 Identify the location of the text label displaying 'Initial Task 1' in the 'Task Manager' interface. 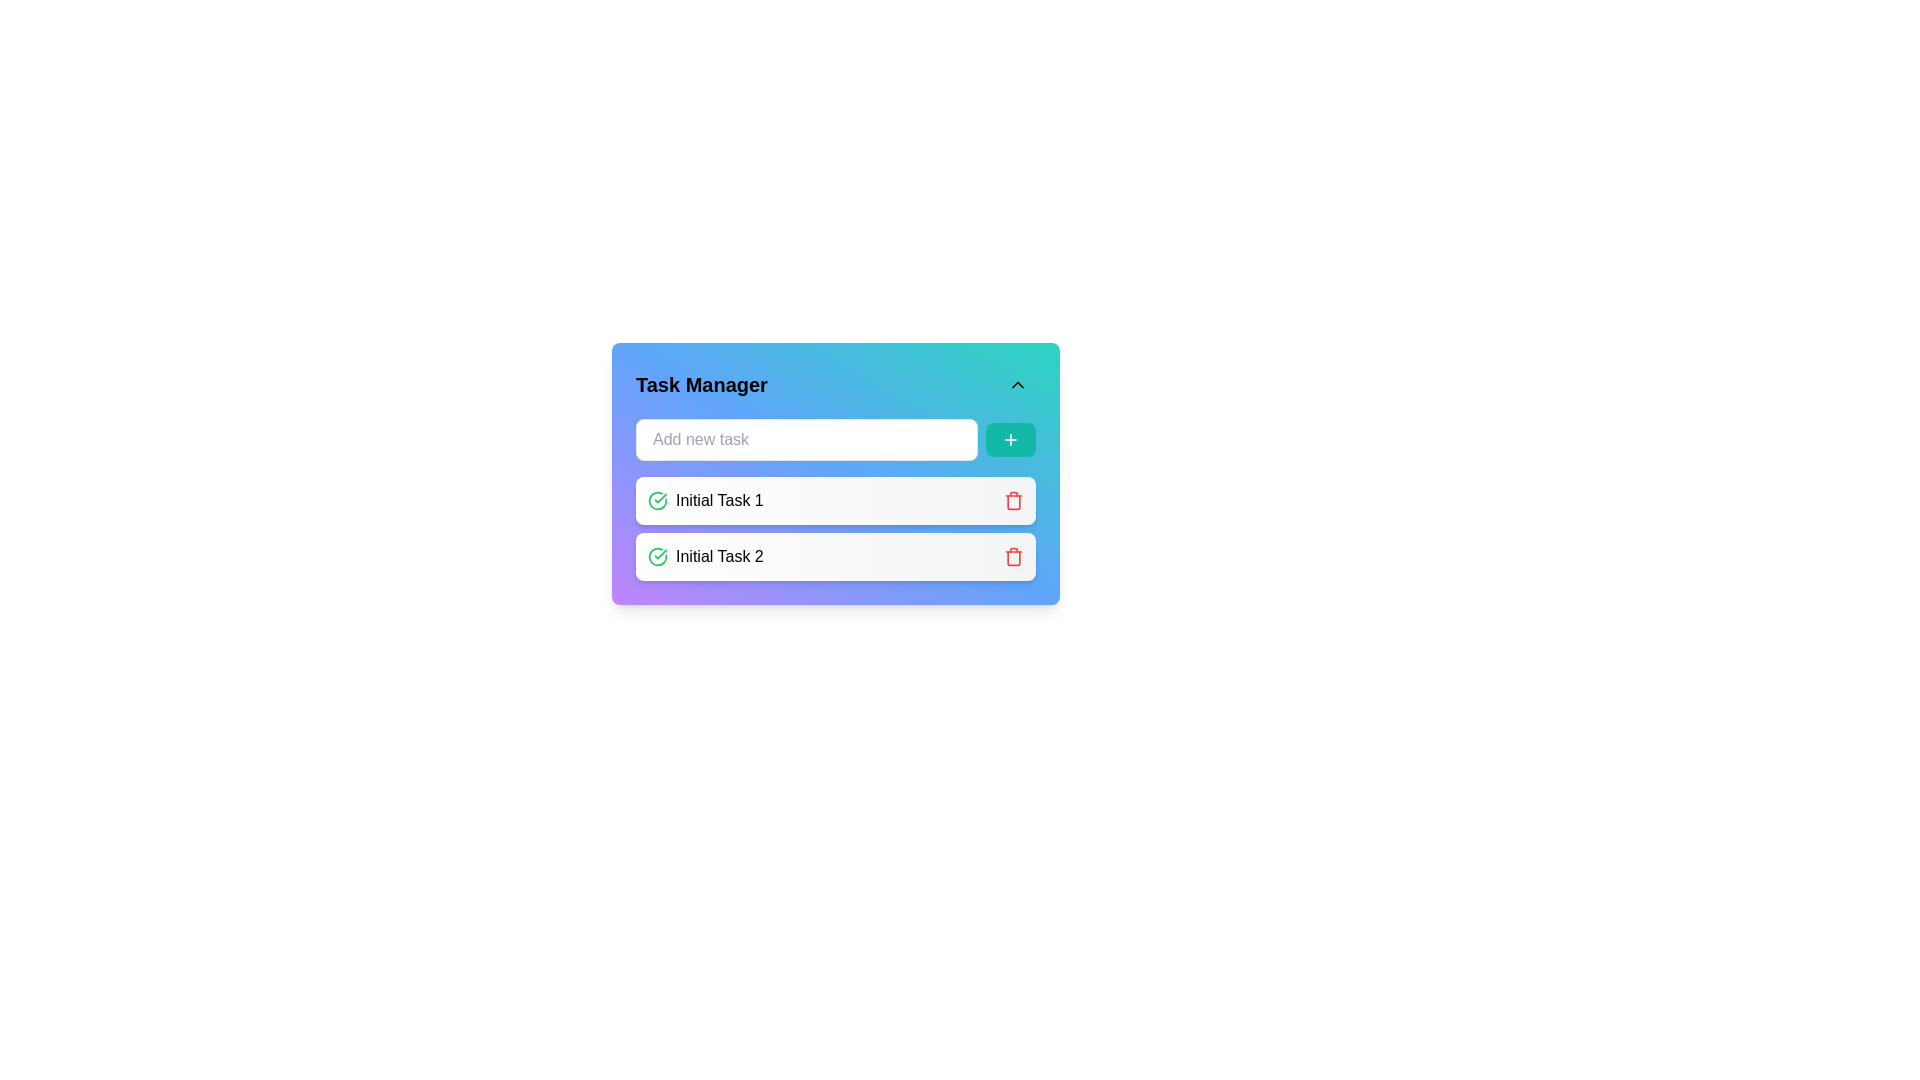
(719, 500).